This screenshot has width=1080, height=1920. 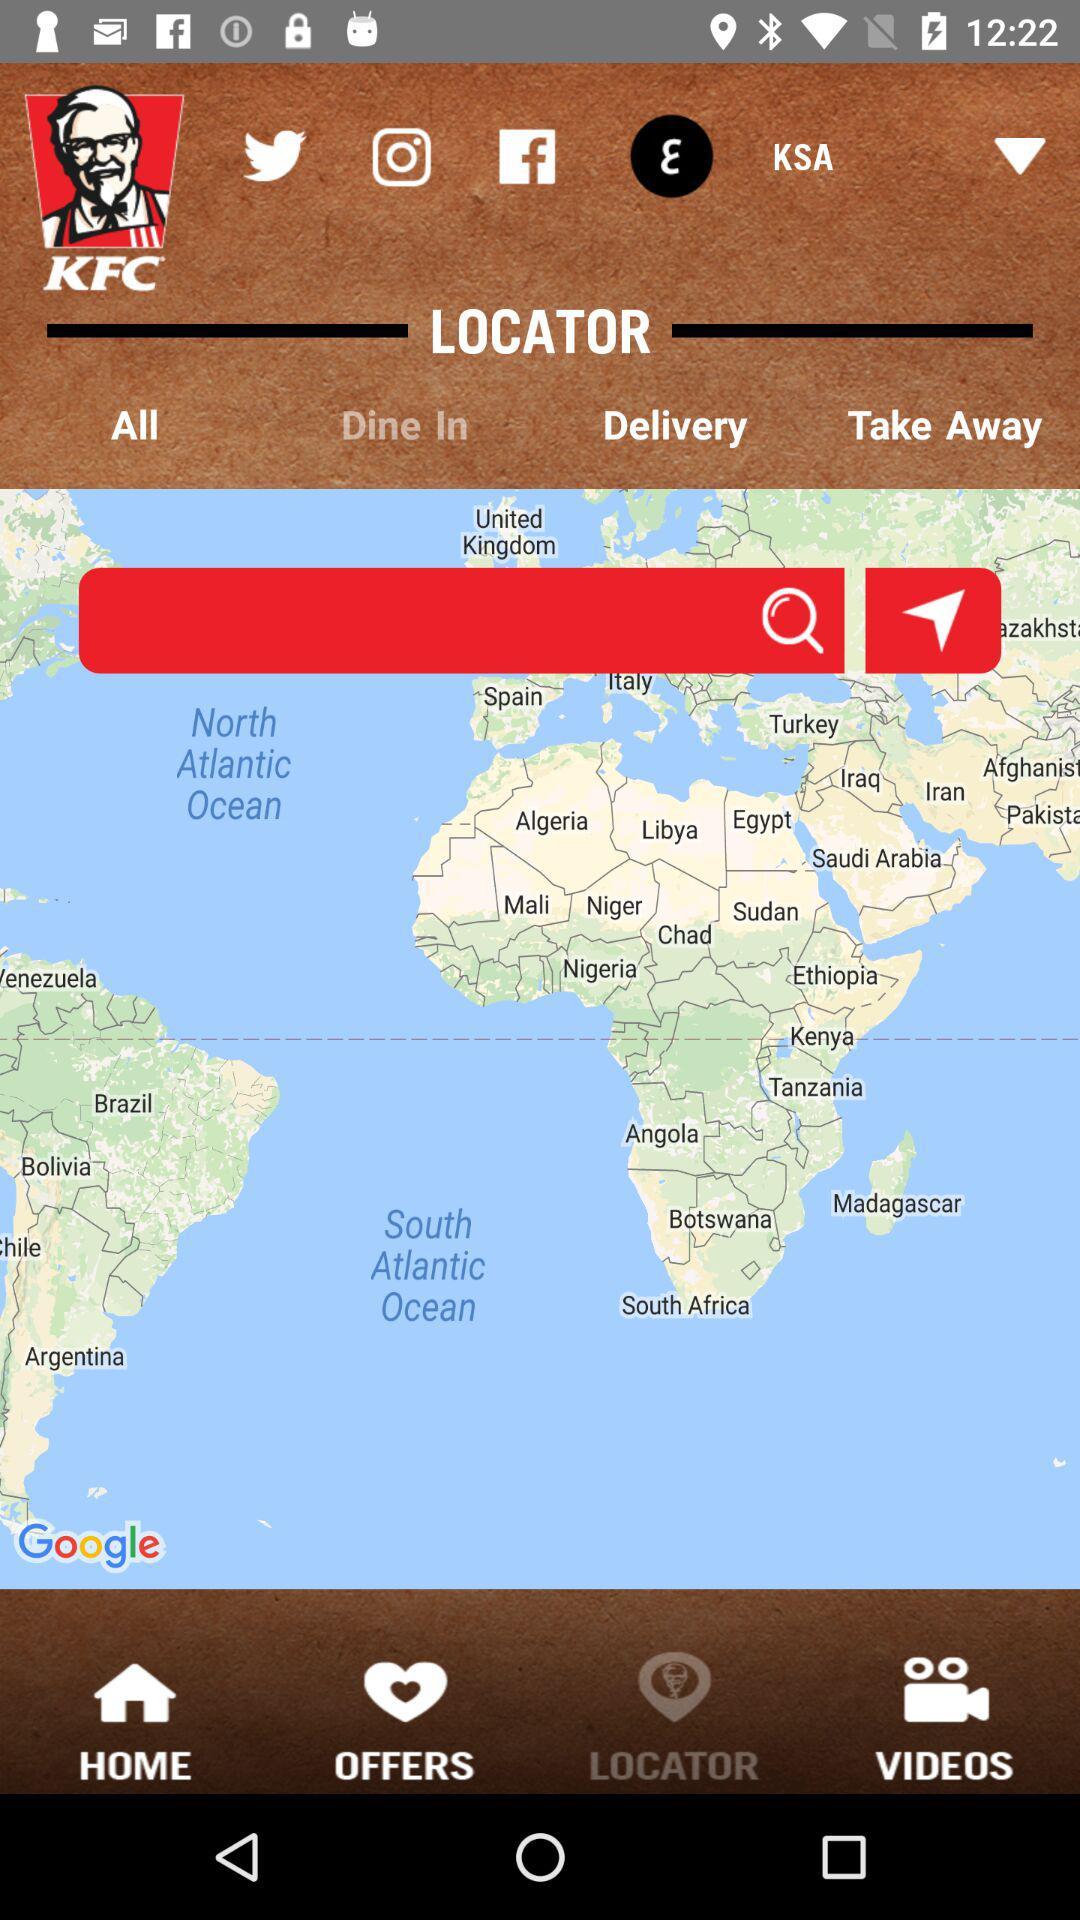 What do you see at coordinates (405, 425) in the screenshot?
I see `the item next to the all item` at bounding box center [405, 425].